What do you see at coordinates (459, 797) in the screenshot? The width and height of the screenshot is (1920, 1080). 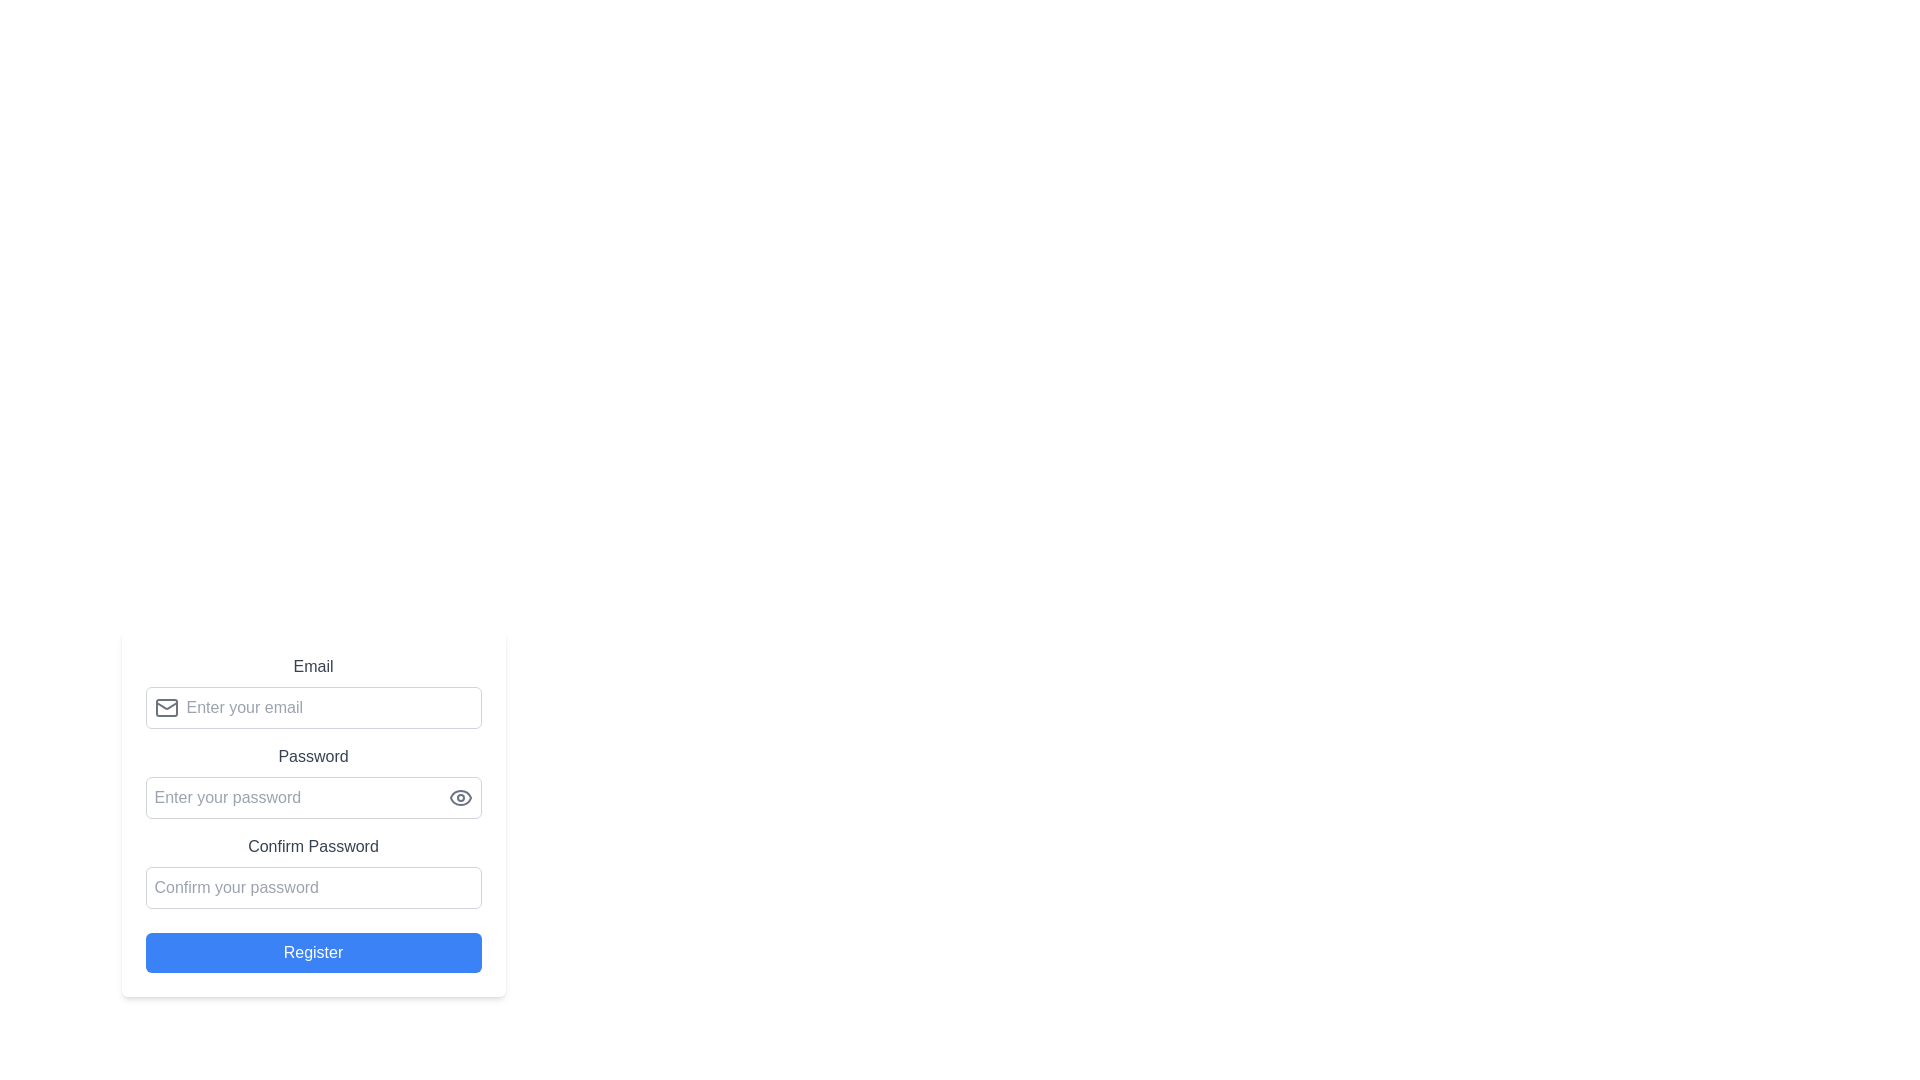 I see `the circular button with an eye icon, which is styled in gray and positioned next to the password input field` at bounding box center [459, 797].